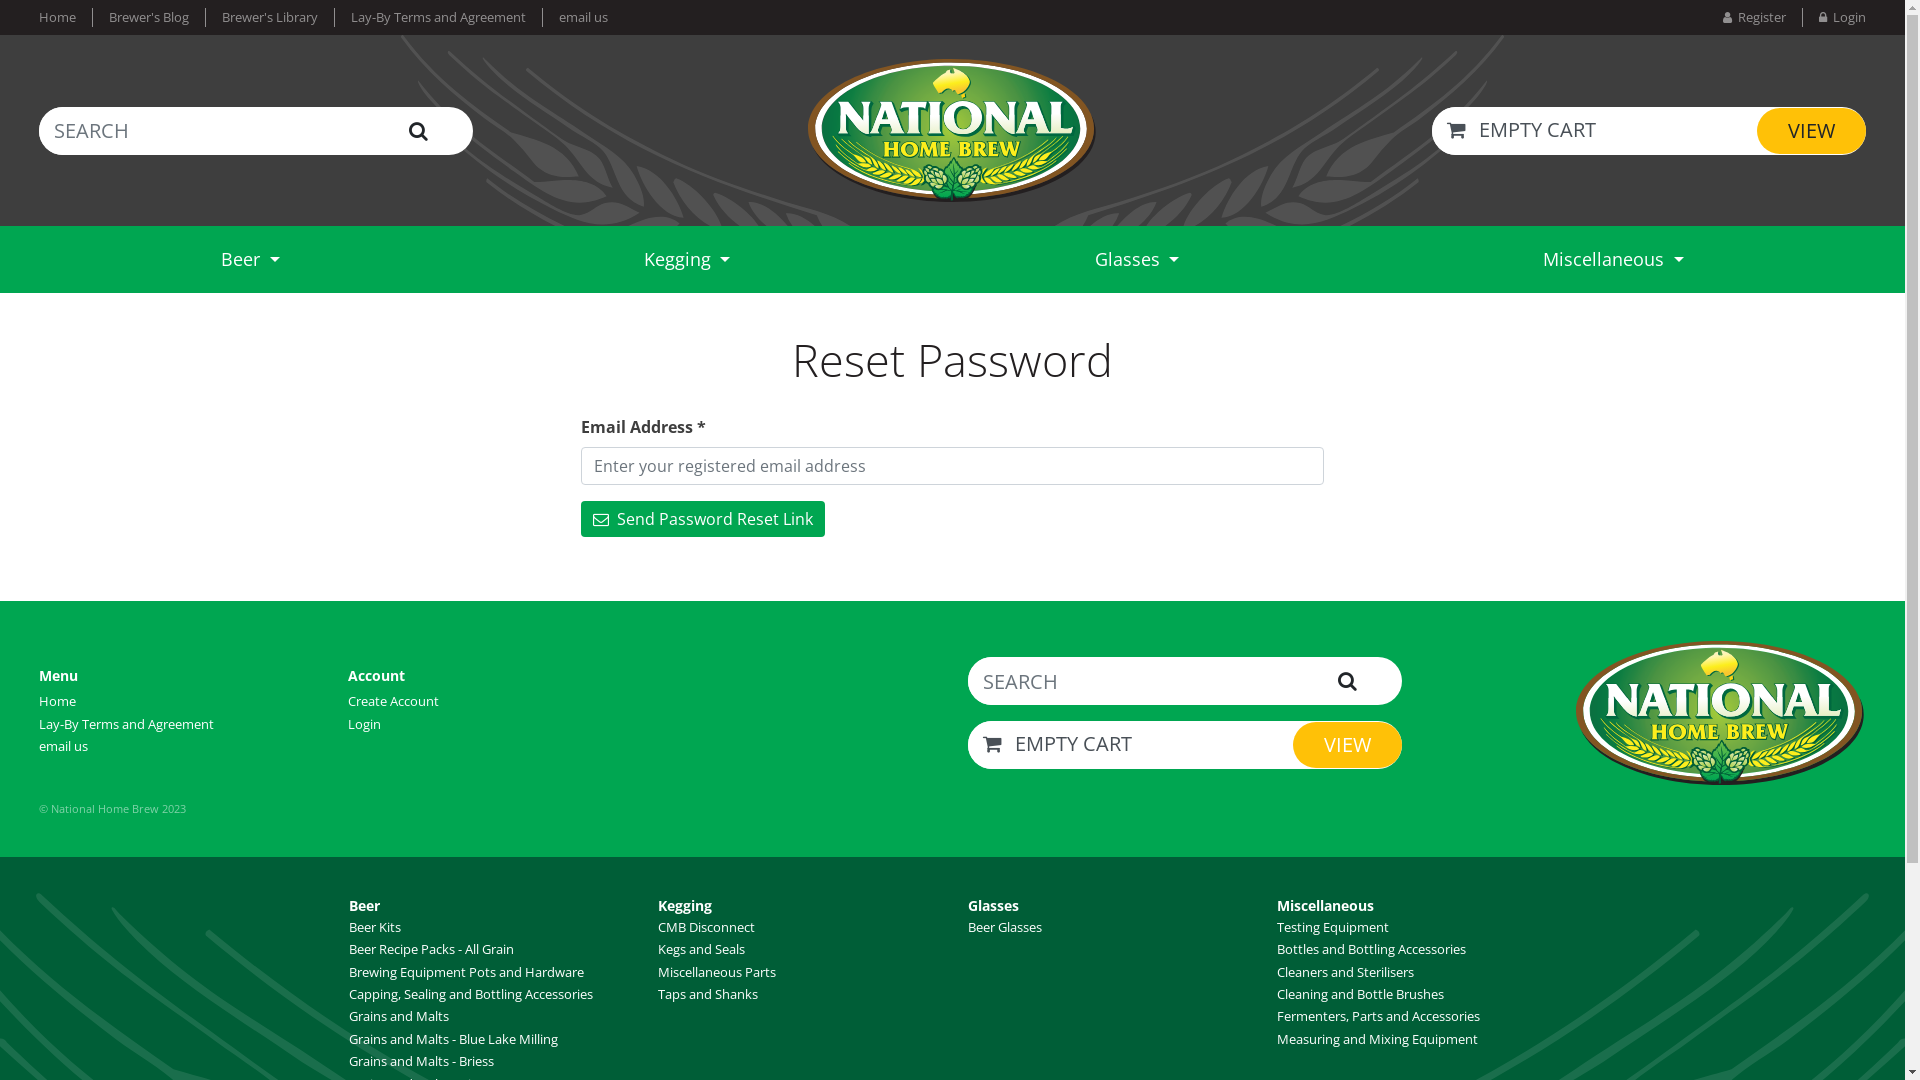 This screenshot has height=1080, width=1920. Describe the element at coordinates (469, 994) in the screenshot. I see `'Capping, Sealing and Bottling Accessories'` at that location.